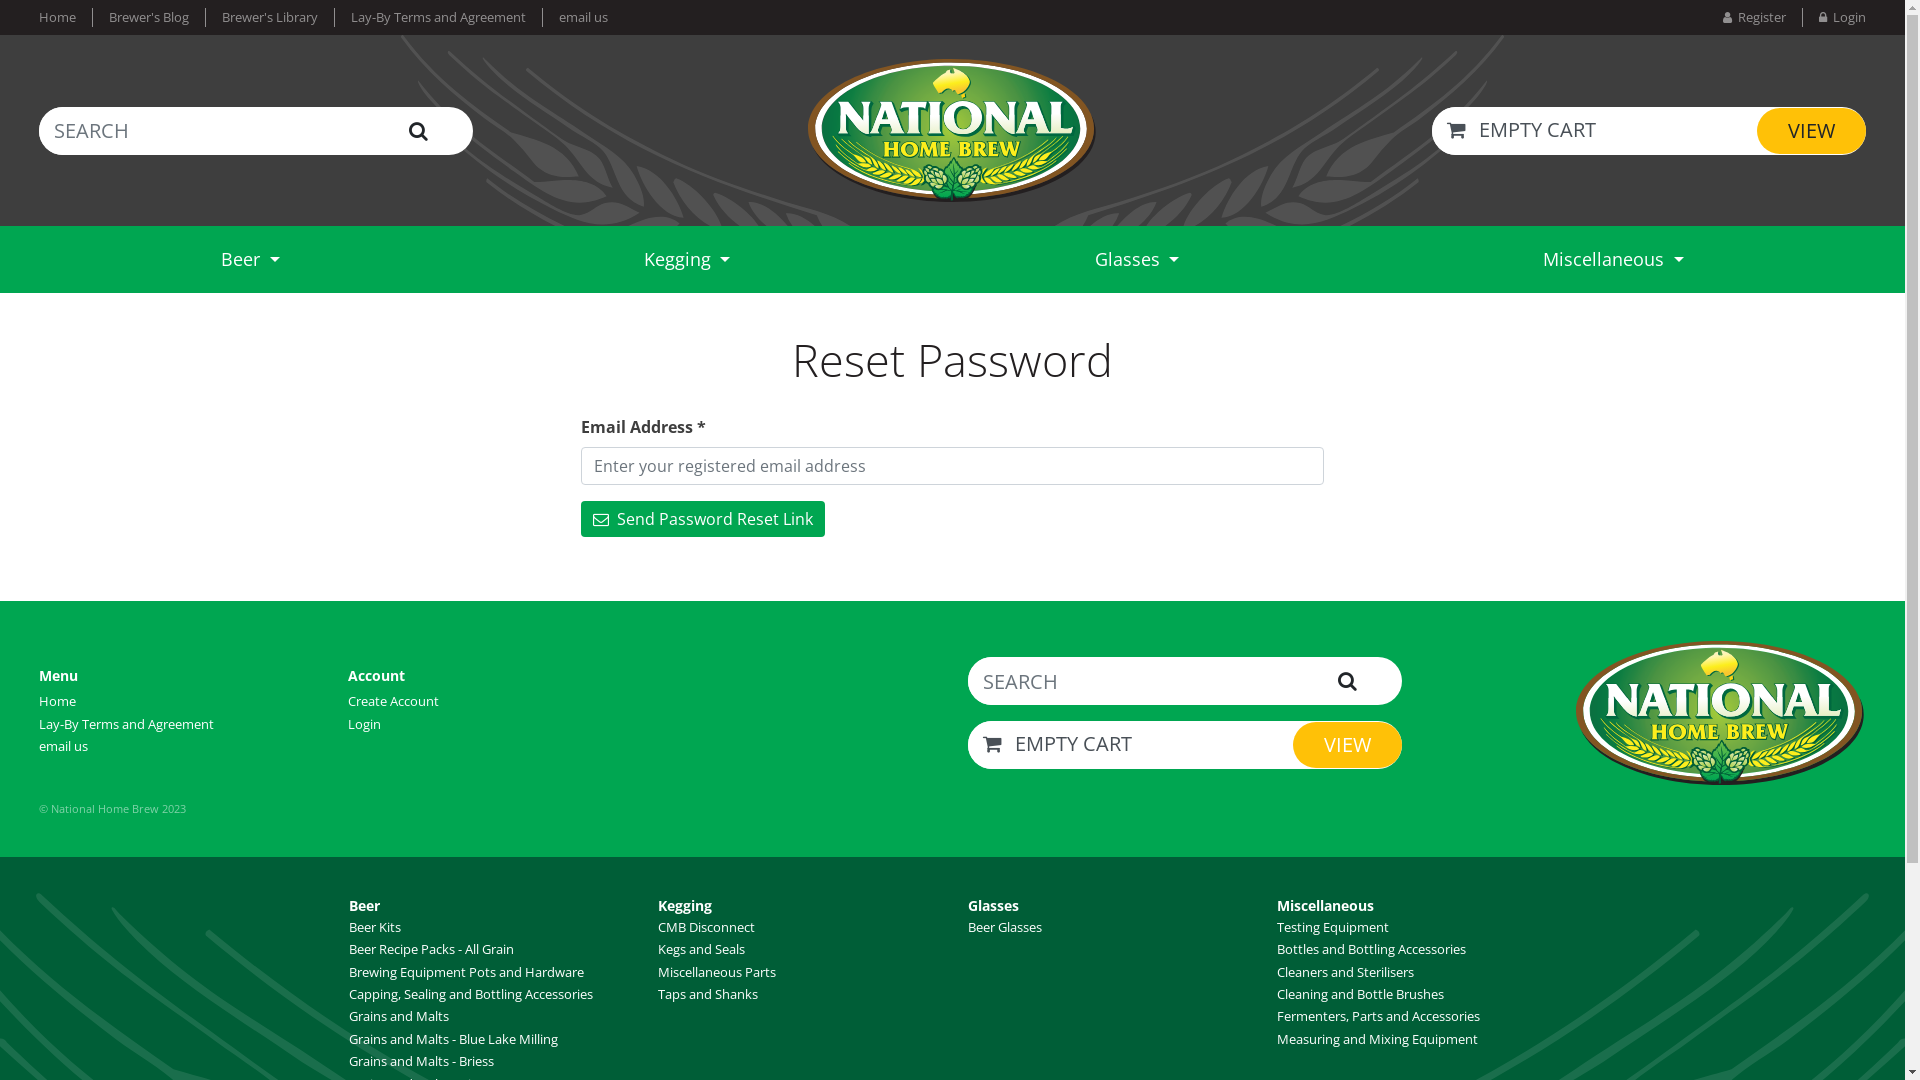 This screenshot has height=1080, width=1920. Describe the element at coordinates (469, 994) in the screenshot. I see `'Capping, Sealing and Bottling Accessories'` at that location.